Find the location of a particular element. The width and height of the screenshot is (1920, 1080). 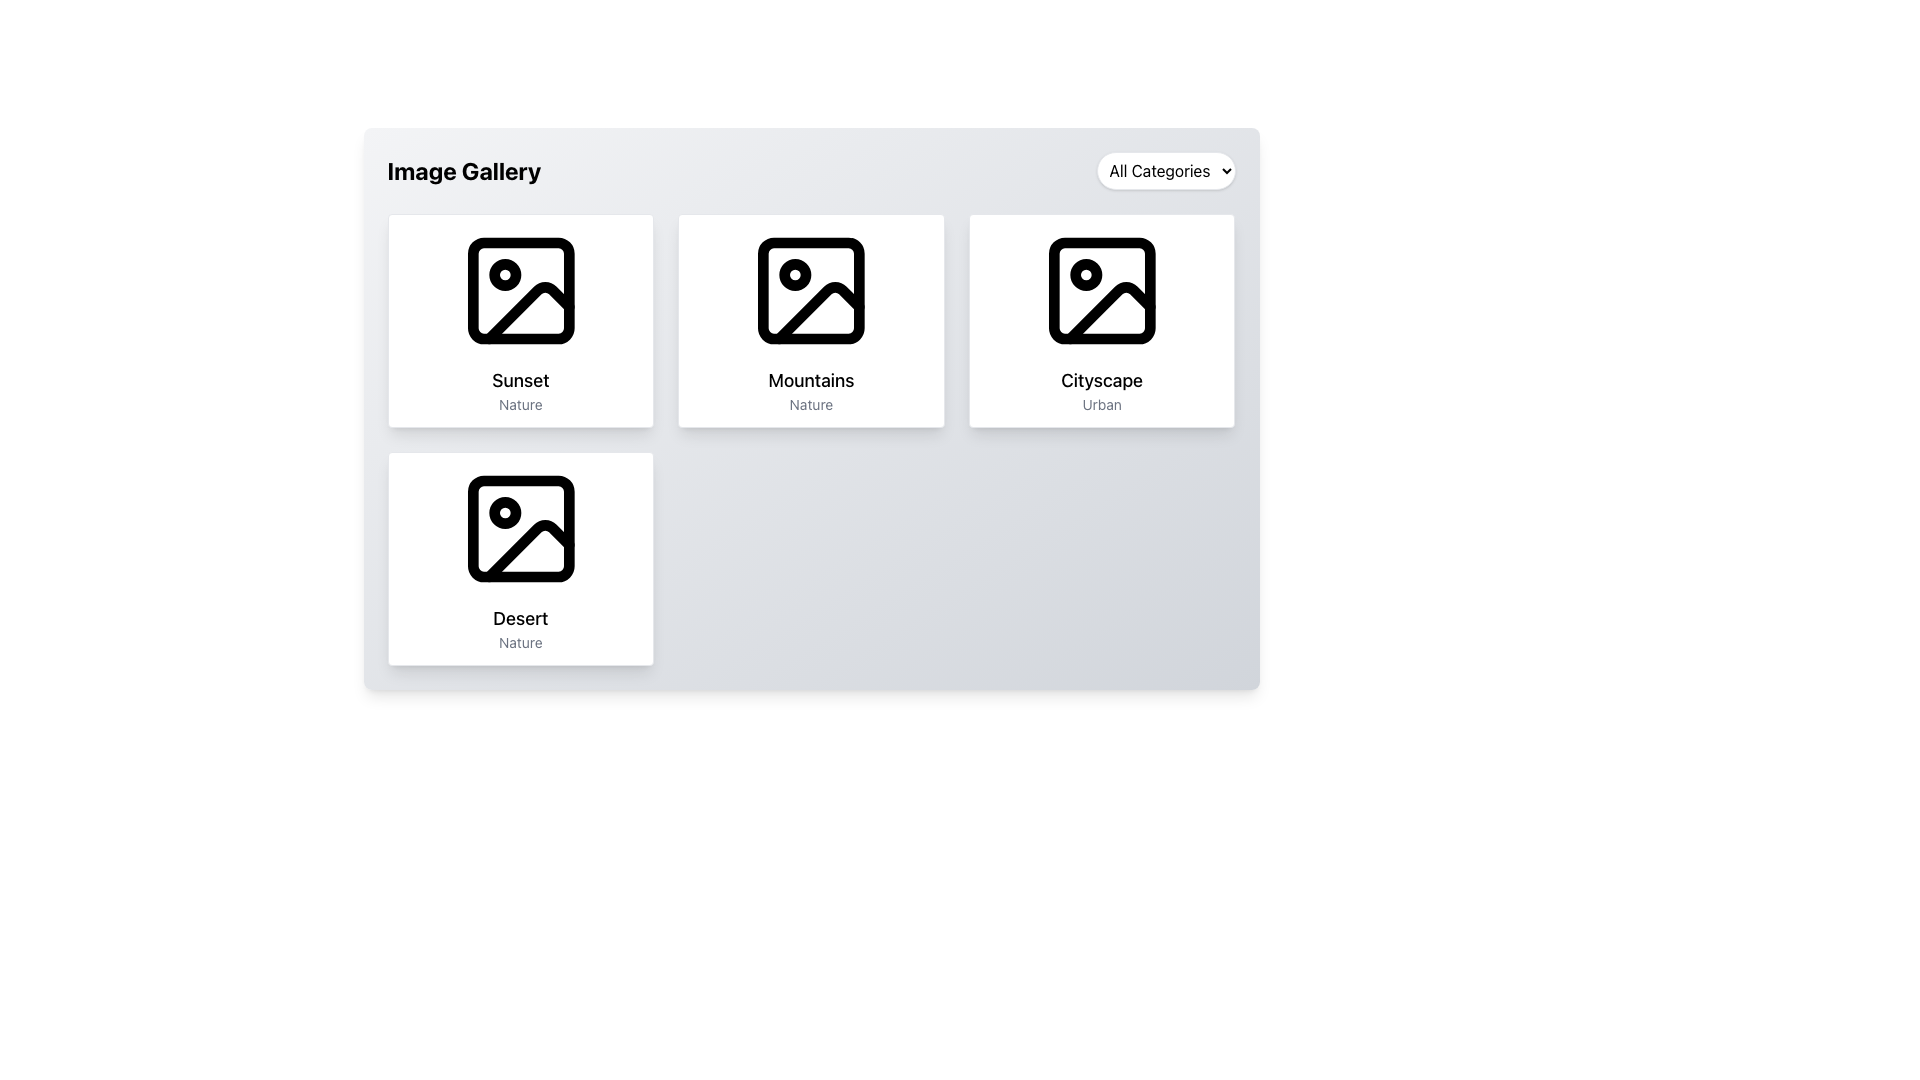

the 'Cityscape' text label, which is a large, bold heading located in the second row, third column of the grid-layout image gallery, above the 'Urban' descriptor is located at coordinates (1101, 381).